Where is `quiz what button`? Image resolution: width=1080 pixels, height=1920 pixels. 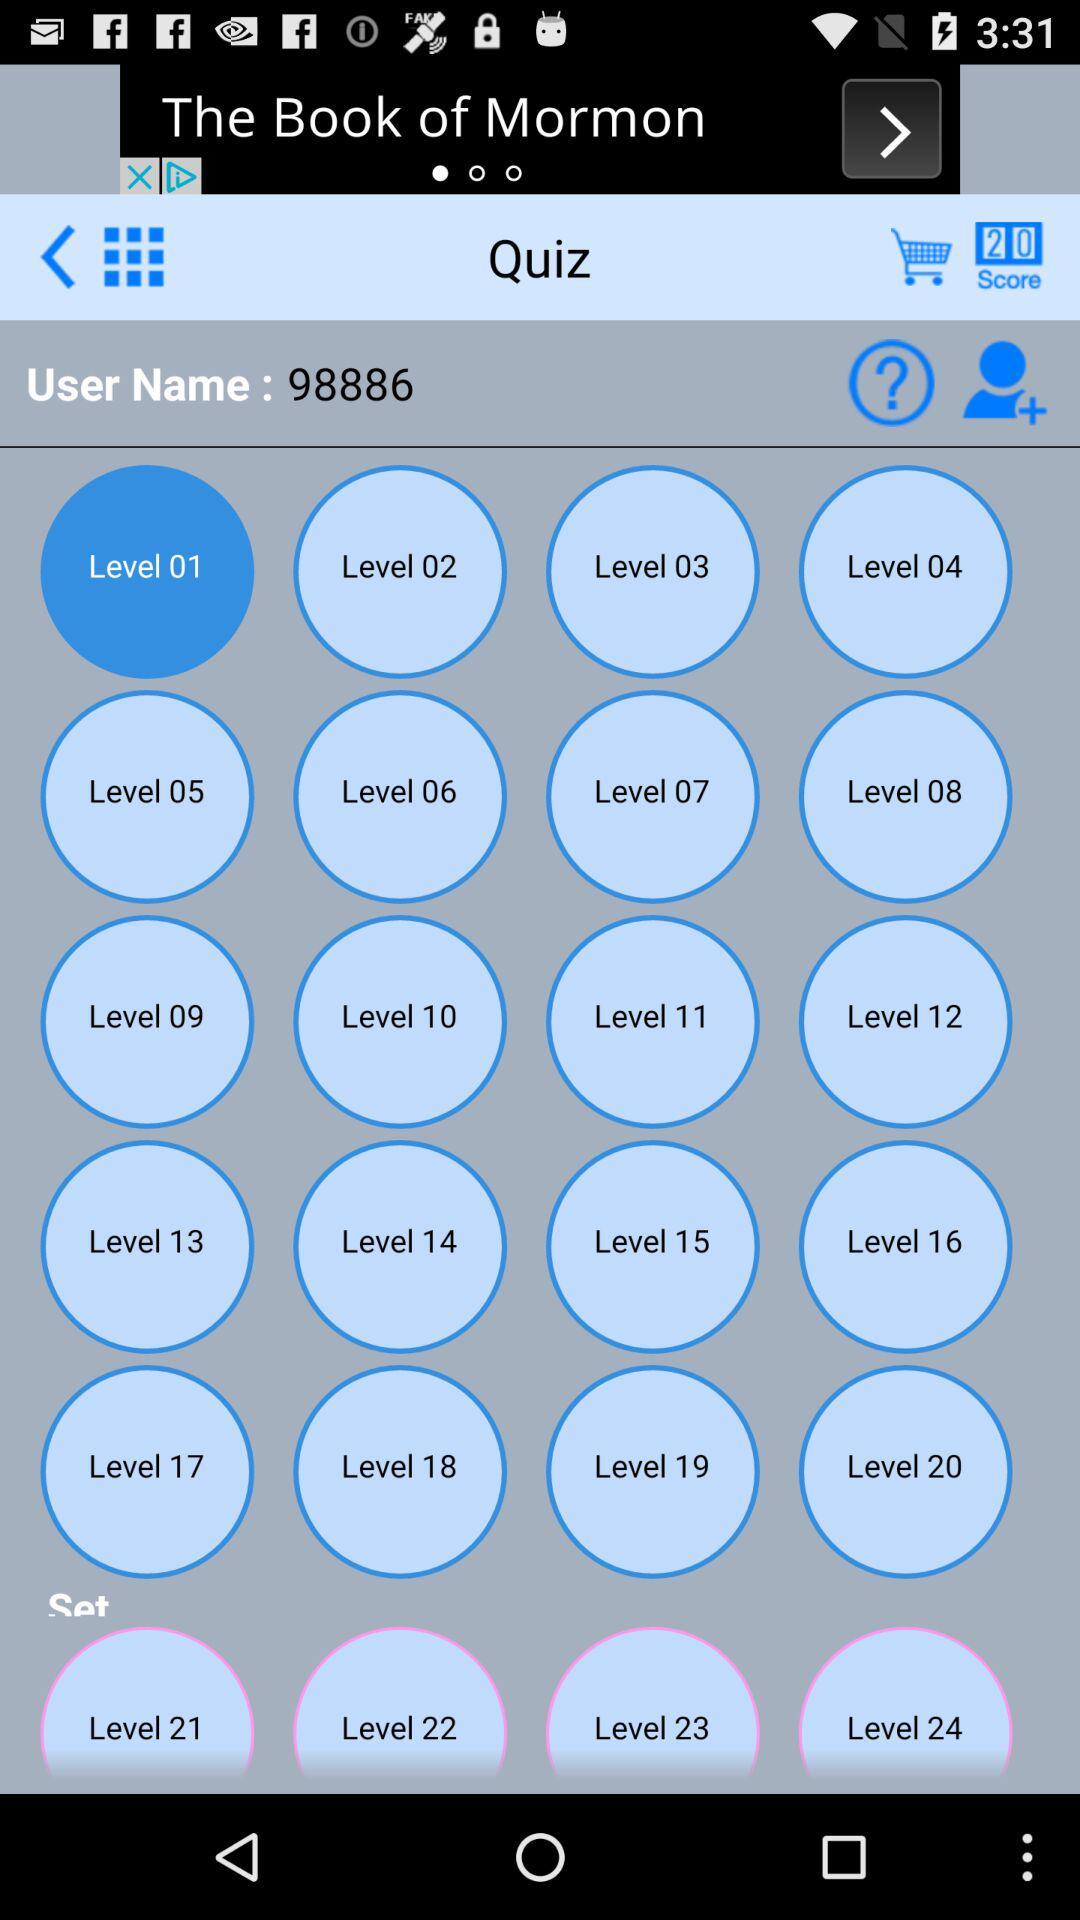
quiz what button is located at coordinates (889, 382).